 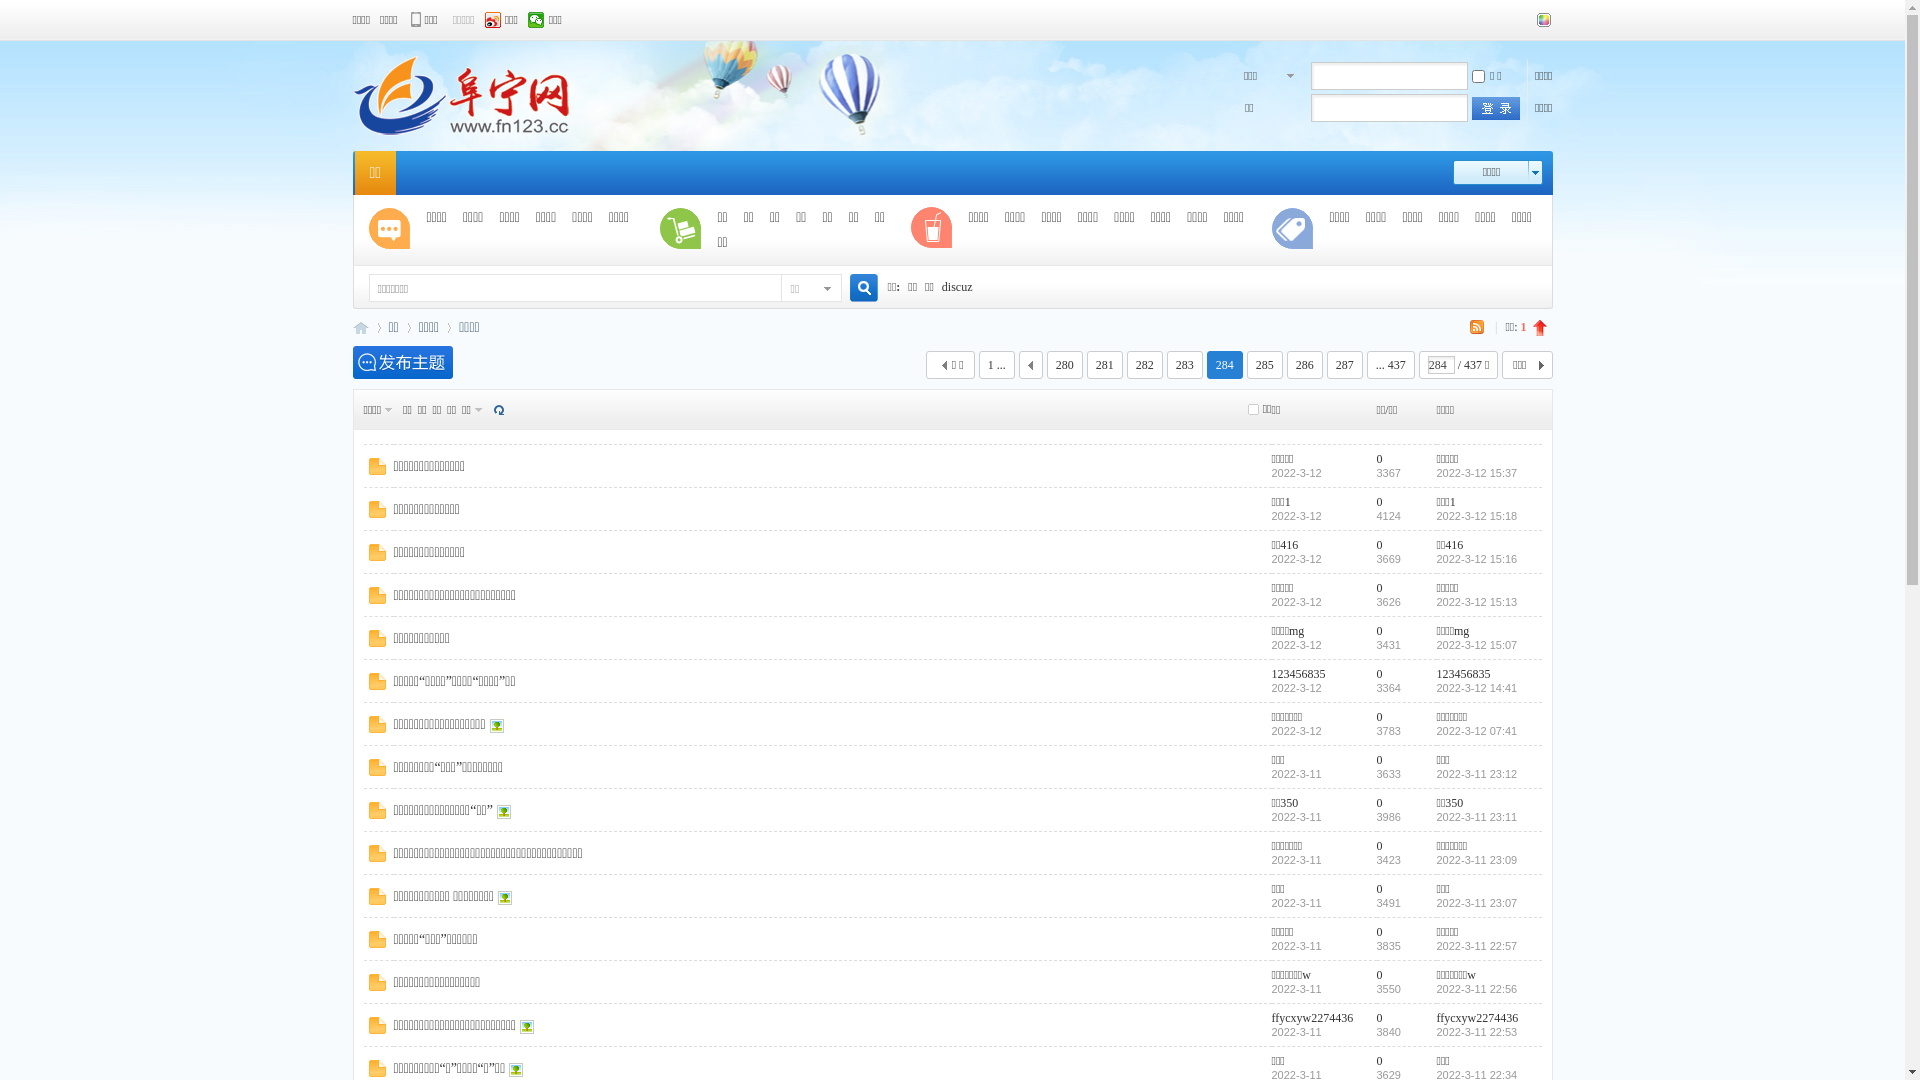 I want to click on '2022-3-11 23:07', so click(x=1434, y=902).